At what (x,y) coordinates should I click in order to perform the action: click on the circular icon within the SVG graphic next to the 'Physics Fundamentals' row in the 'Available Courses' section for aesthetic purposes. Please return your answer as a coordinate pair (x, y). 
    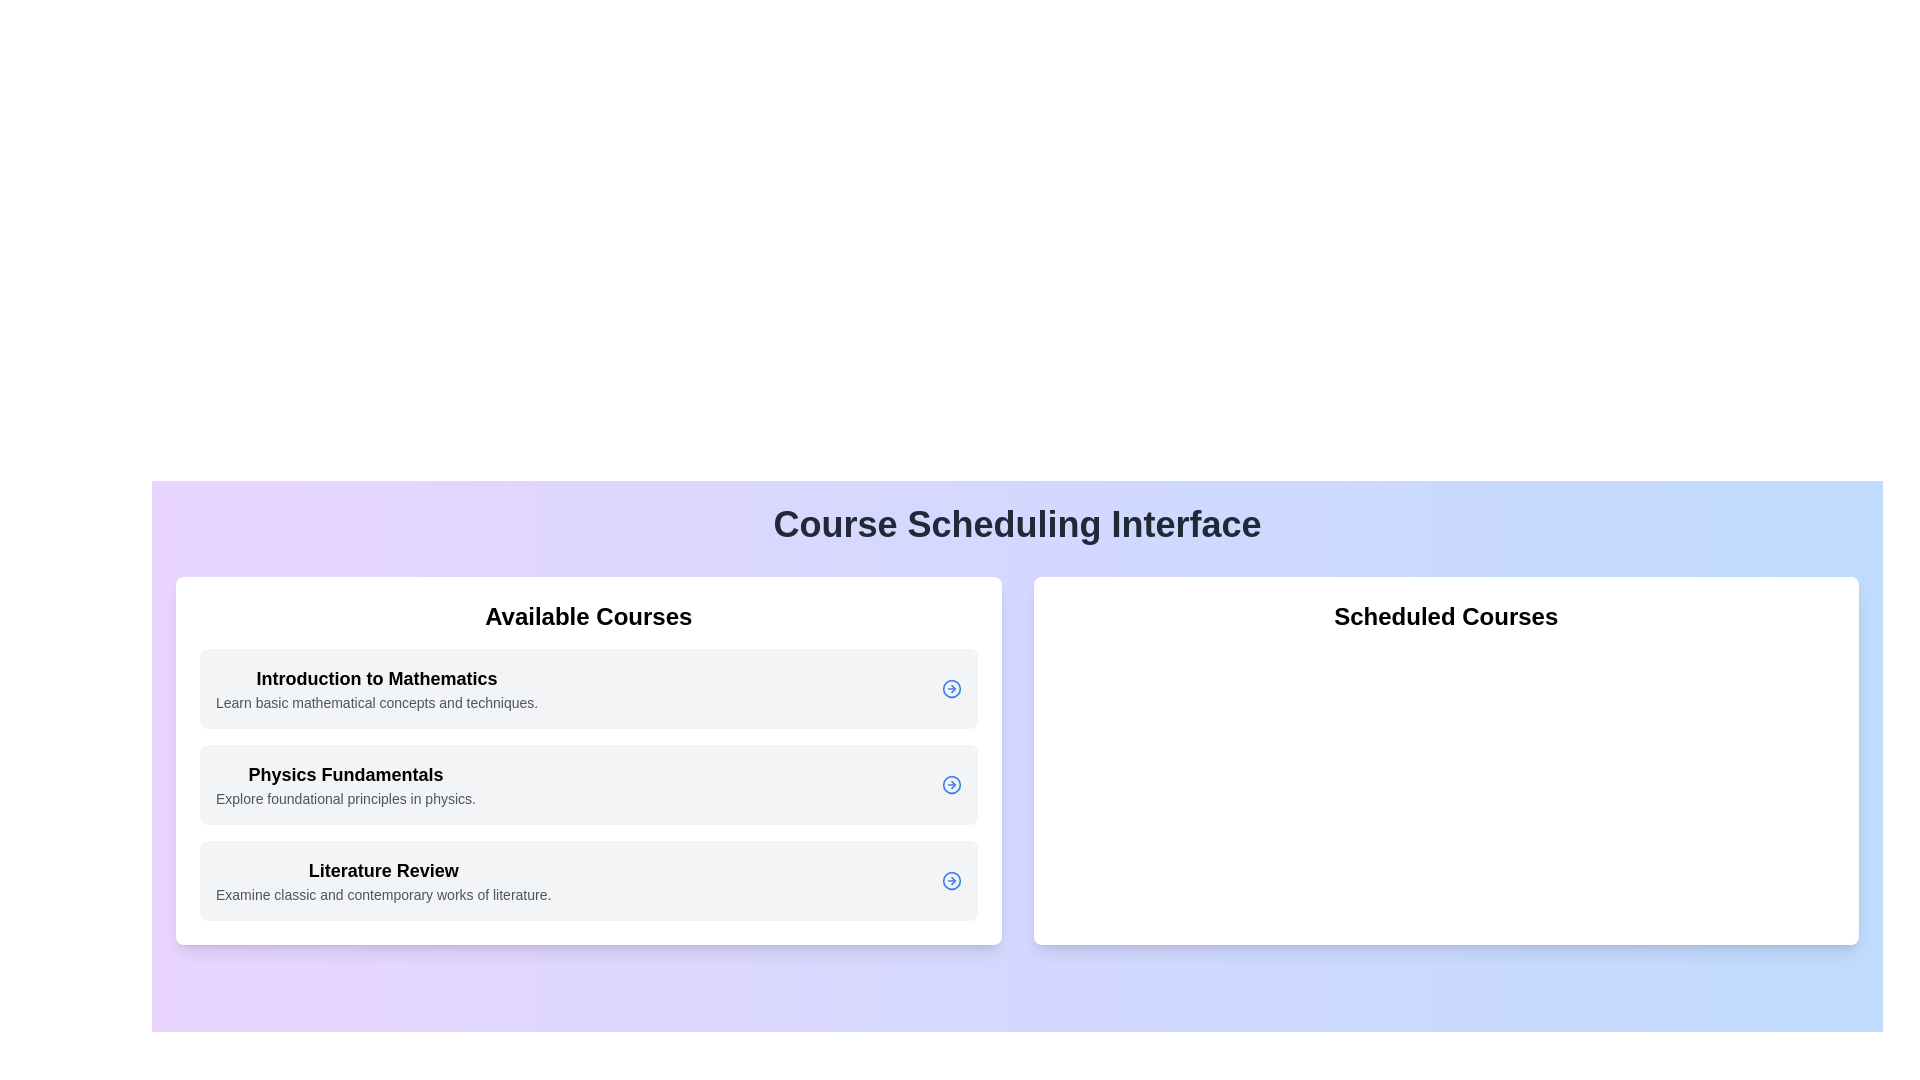
    Looking at the image, I should click on (950, 784).